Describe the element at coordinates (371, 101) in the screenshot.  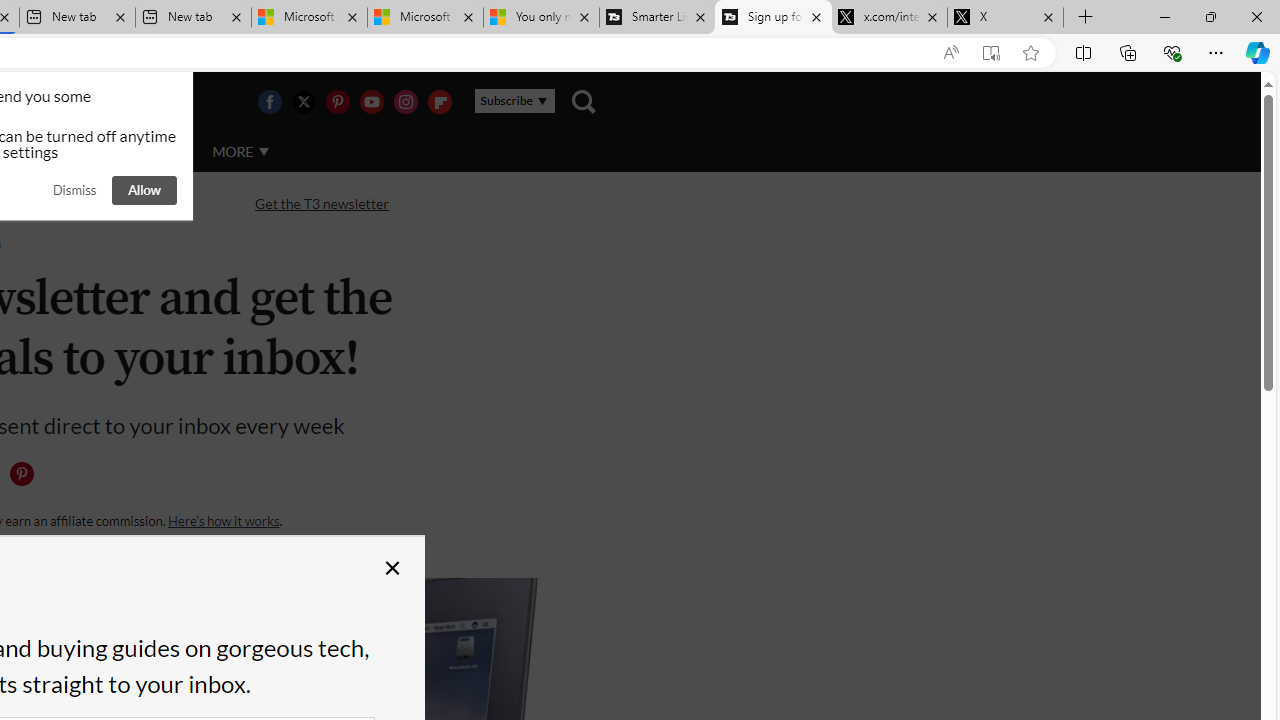
I see `'Visit us on Youtube'` at that location.